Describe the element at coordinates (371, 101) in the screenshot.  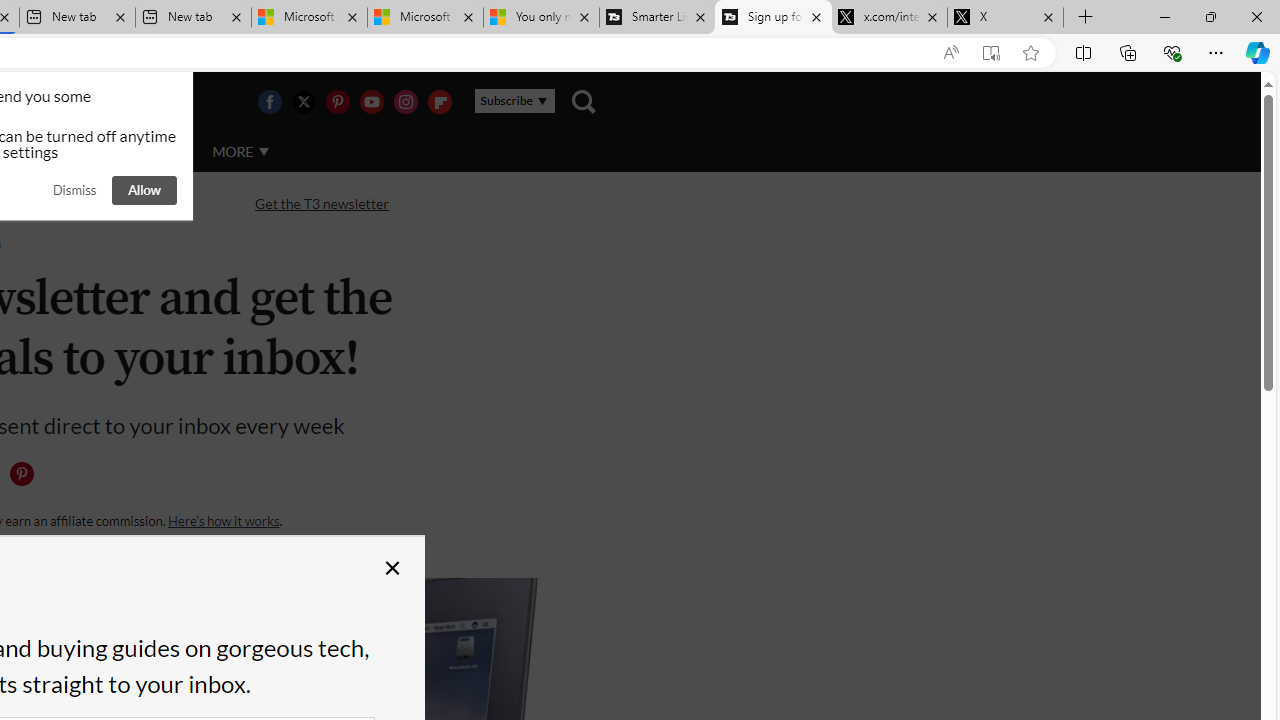
I see `'Visit us on Youtube'` at that location.